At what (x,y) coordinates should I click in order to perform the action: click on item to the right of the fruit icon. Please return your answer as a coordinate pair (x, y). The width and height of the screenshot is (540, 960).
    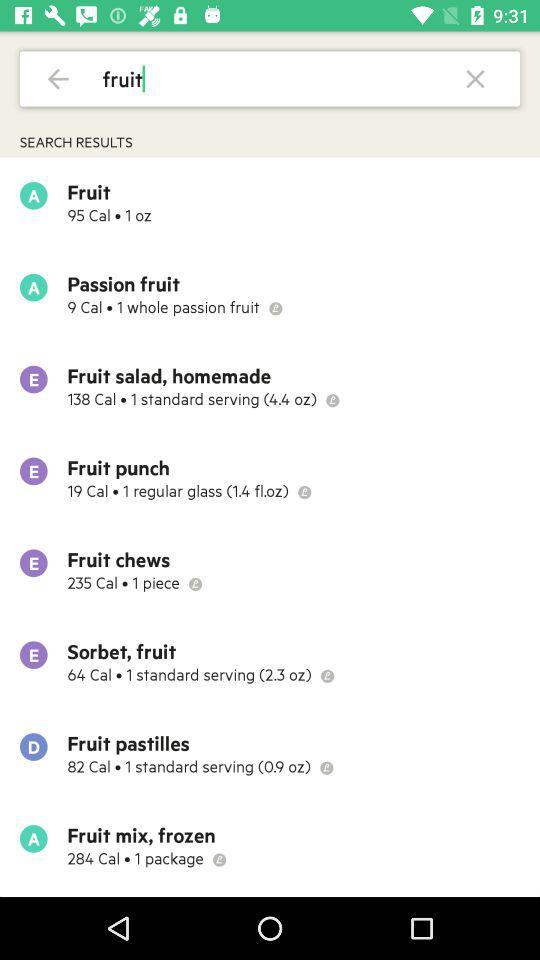
    Looking at the image, I should click on (474, 78).